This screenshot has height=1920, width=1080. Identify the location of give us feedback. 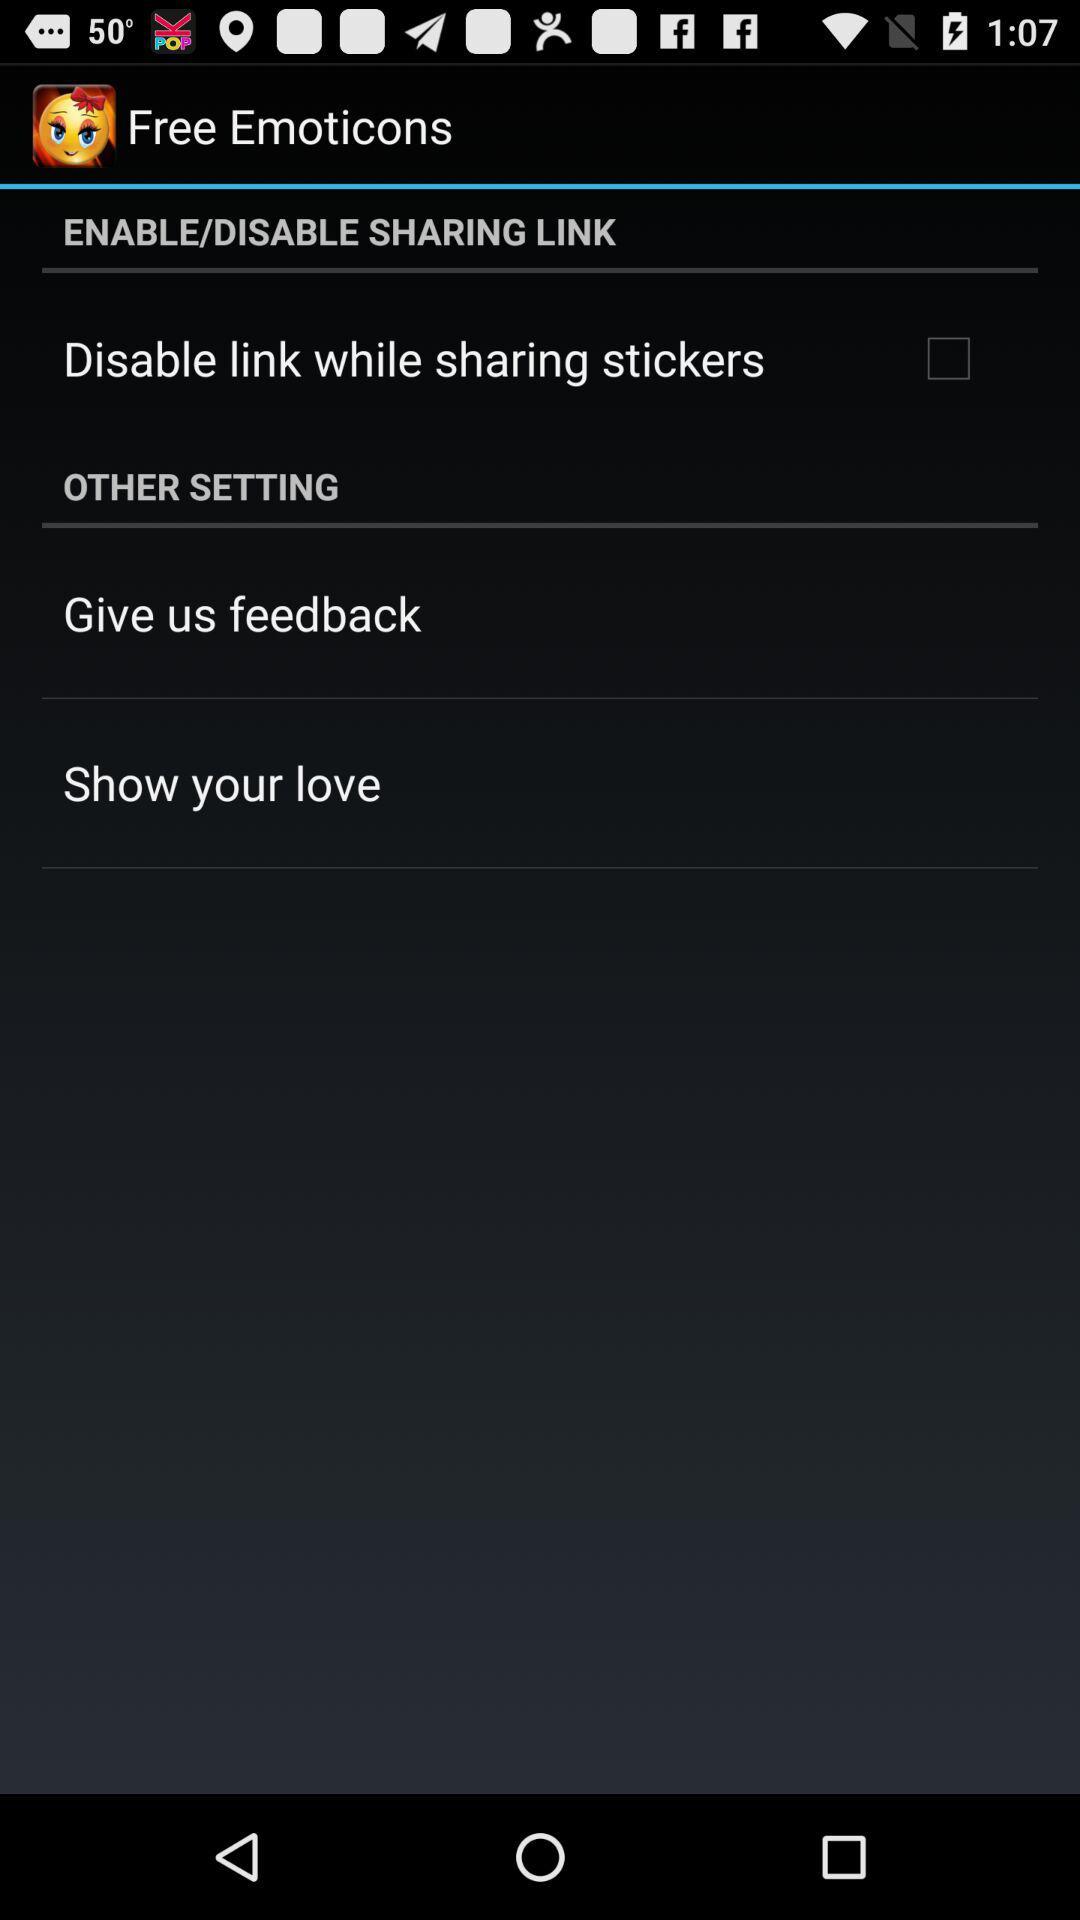
(241, 612).